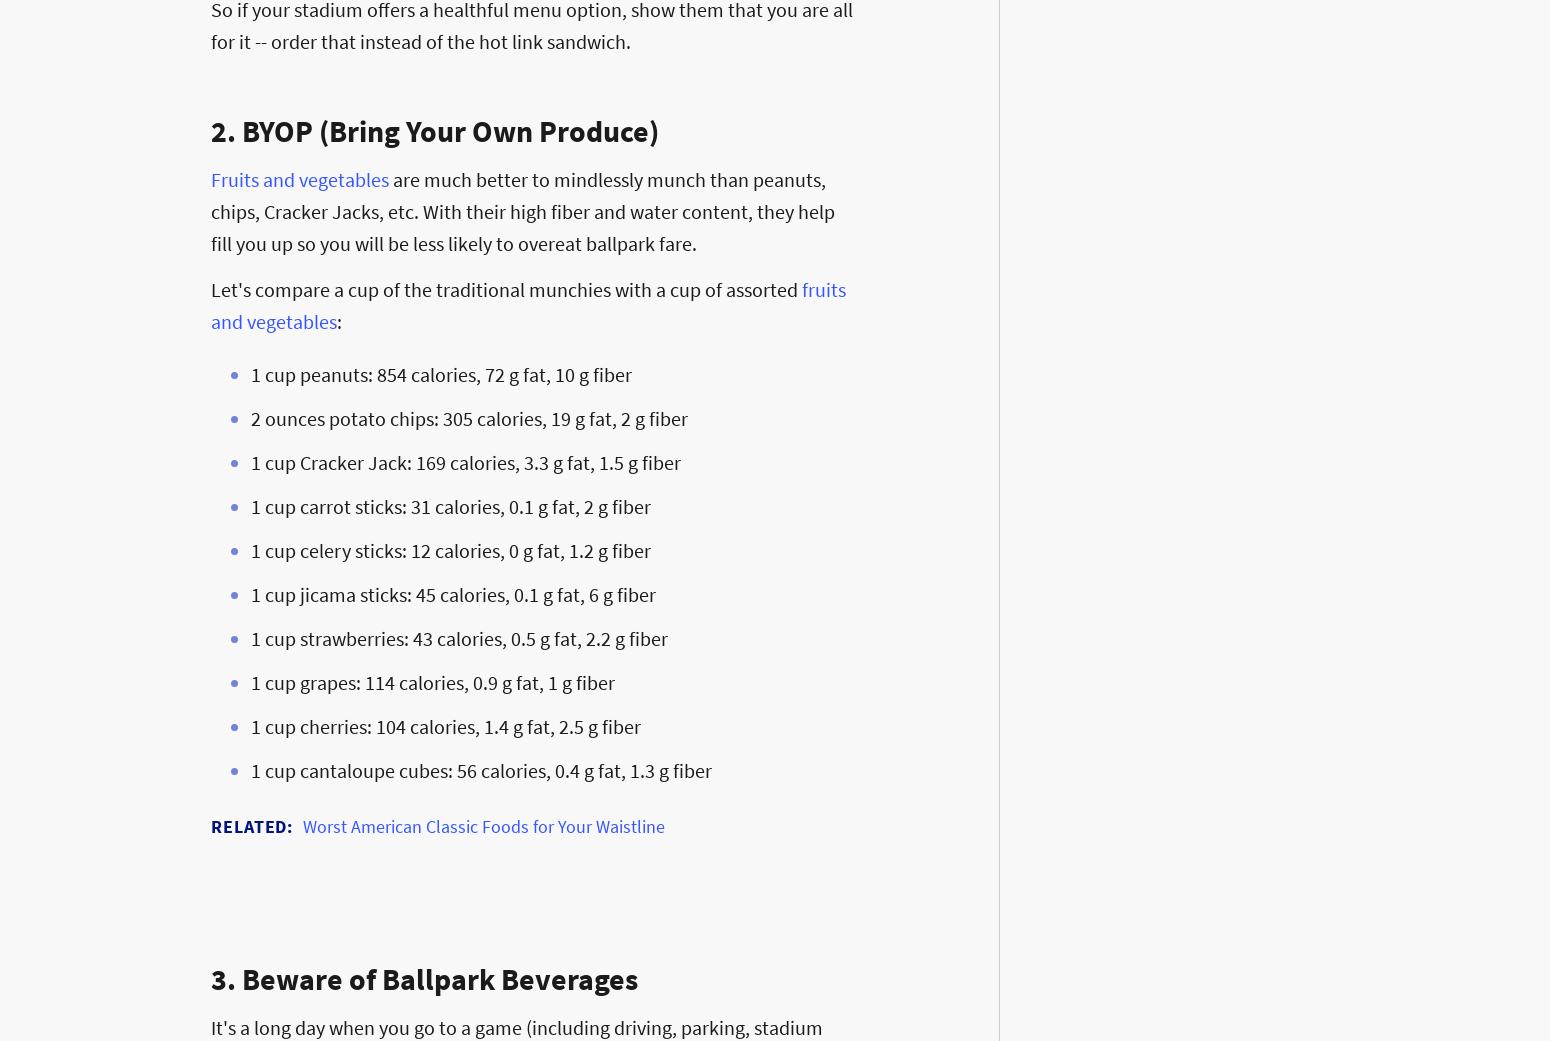  Describe the element at coordinates (441, 374) in the screenshot. I see `'1 cup peanuts: 854 calories, 72 g fat, 10 g fiber'` at that location.